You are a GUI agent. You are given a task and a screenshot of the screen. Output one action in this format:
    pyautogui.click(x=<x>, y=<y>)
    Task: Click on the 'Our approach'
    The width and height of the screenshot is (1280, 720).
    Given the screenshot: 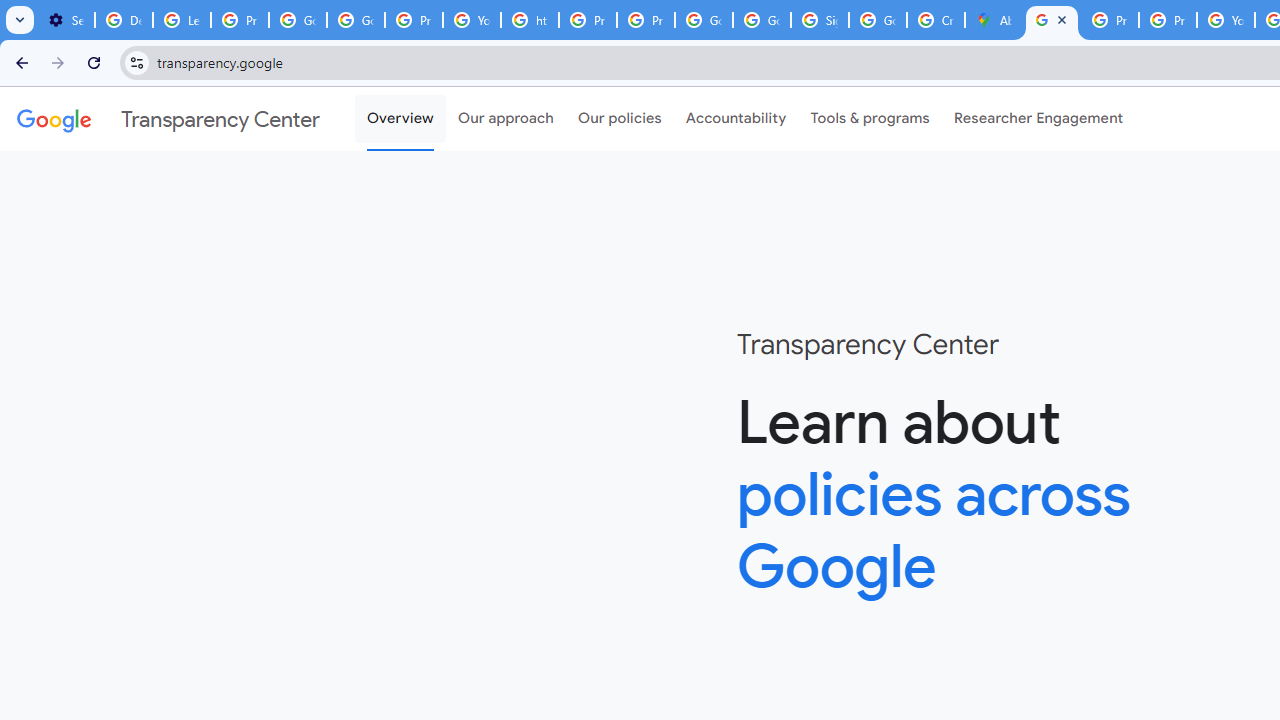 What is the action you would take?
    pyautogui.click(x=506, y=119)
    